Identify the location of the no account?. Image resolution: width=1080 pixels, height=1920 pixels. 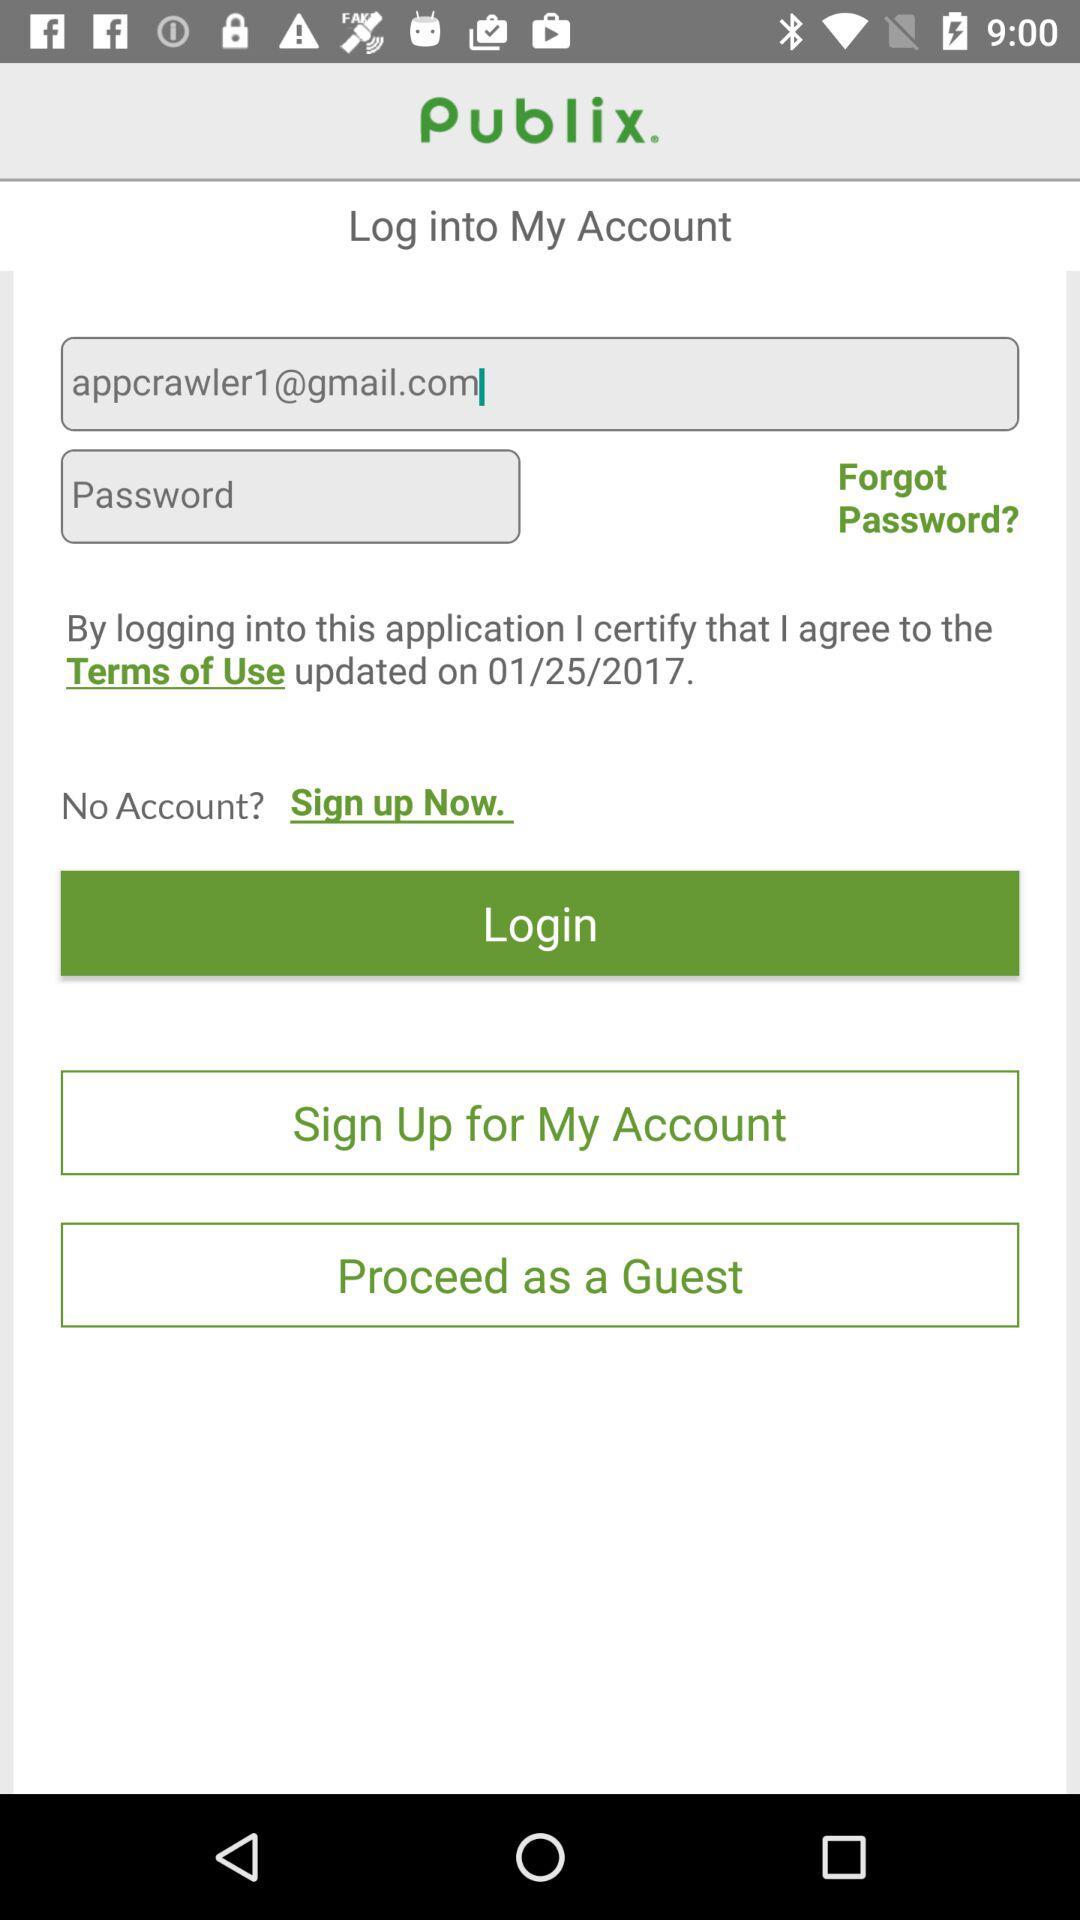
(161, 804).